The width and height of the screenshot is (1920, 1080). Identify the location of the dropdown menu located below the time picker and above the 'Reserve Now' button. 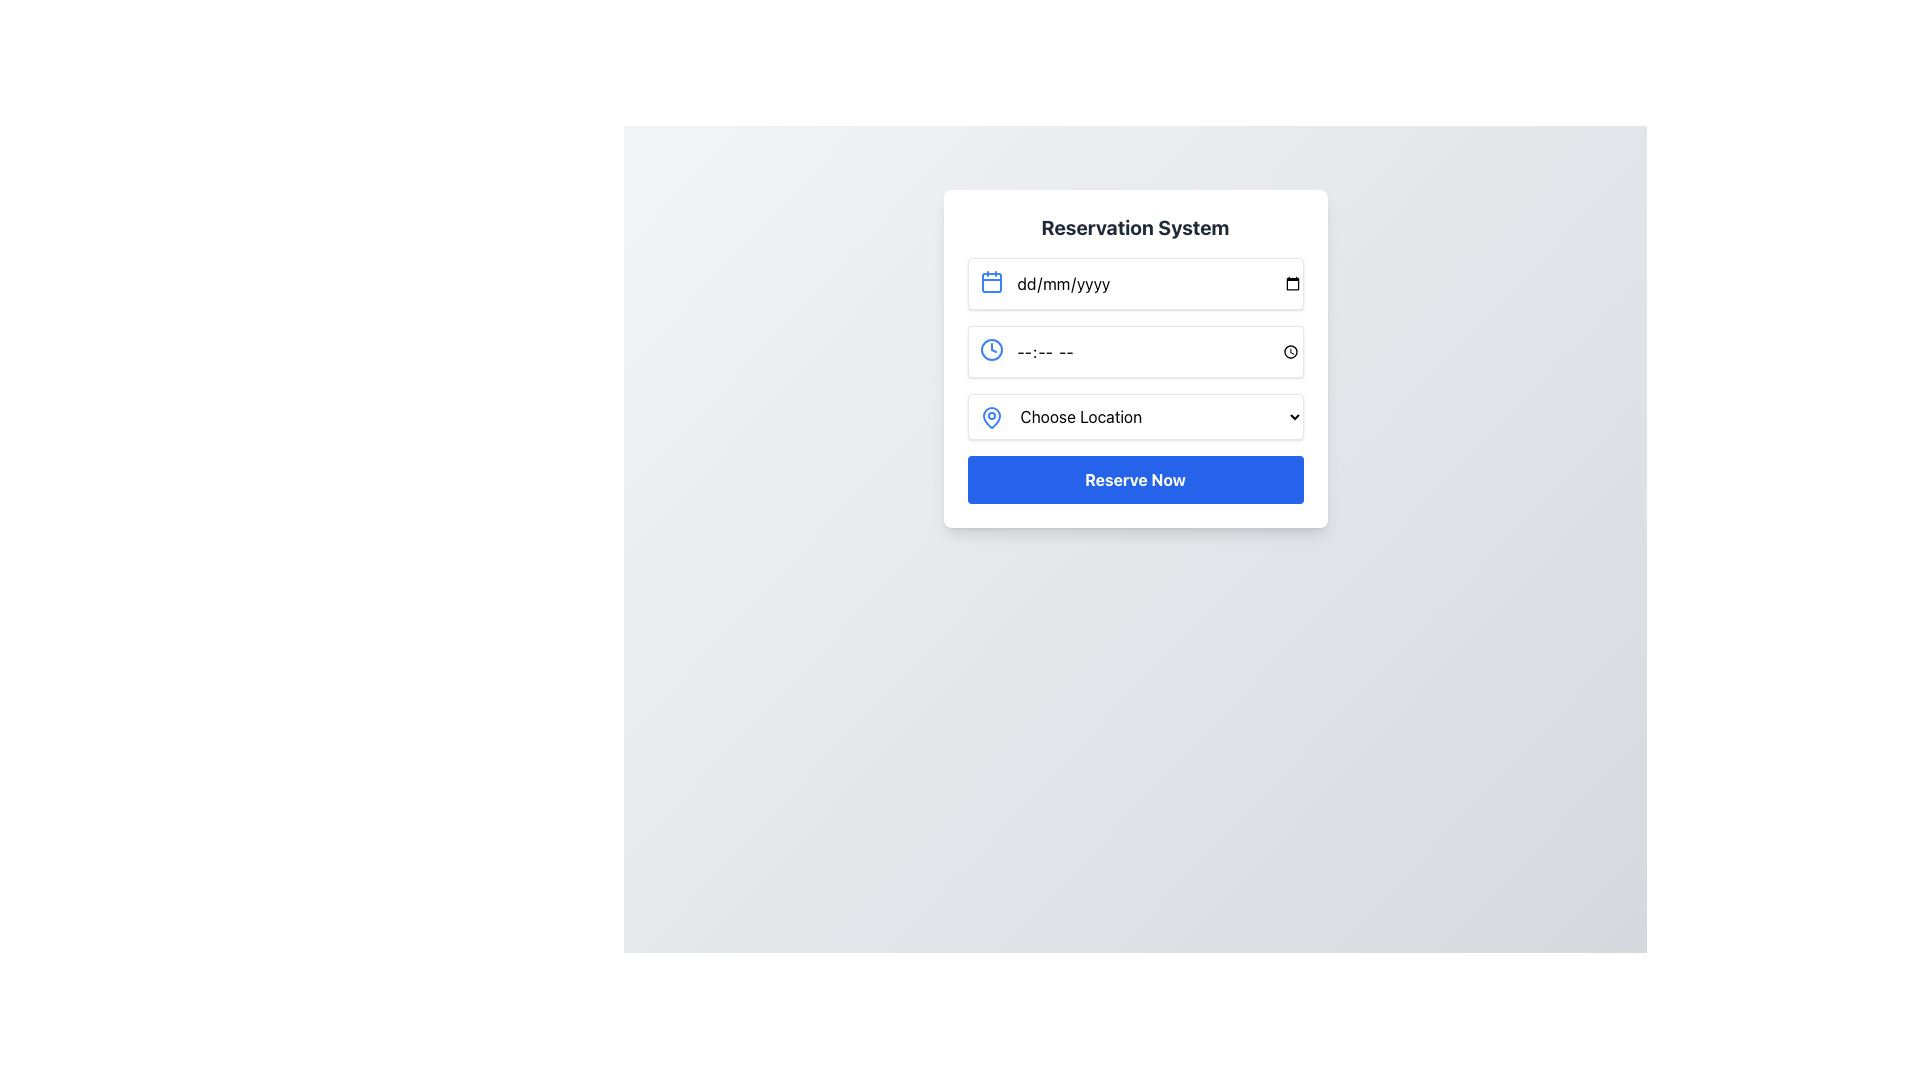
(1135, 415).